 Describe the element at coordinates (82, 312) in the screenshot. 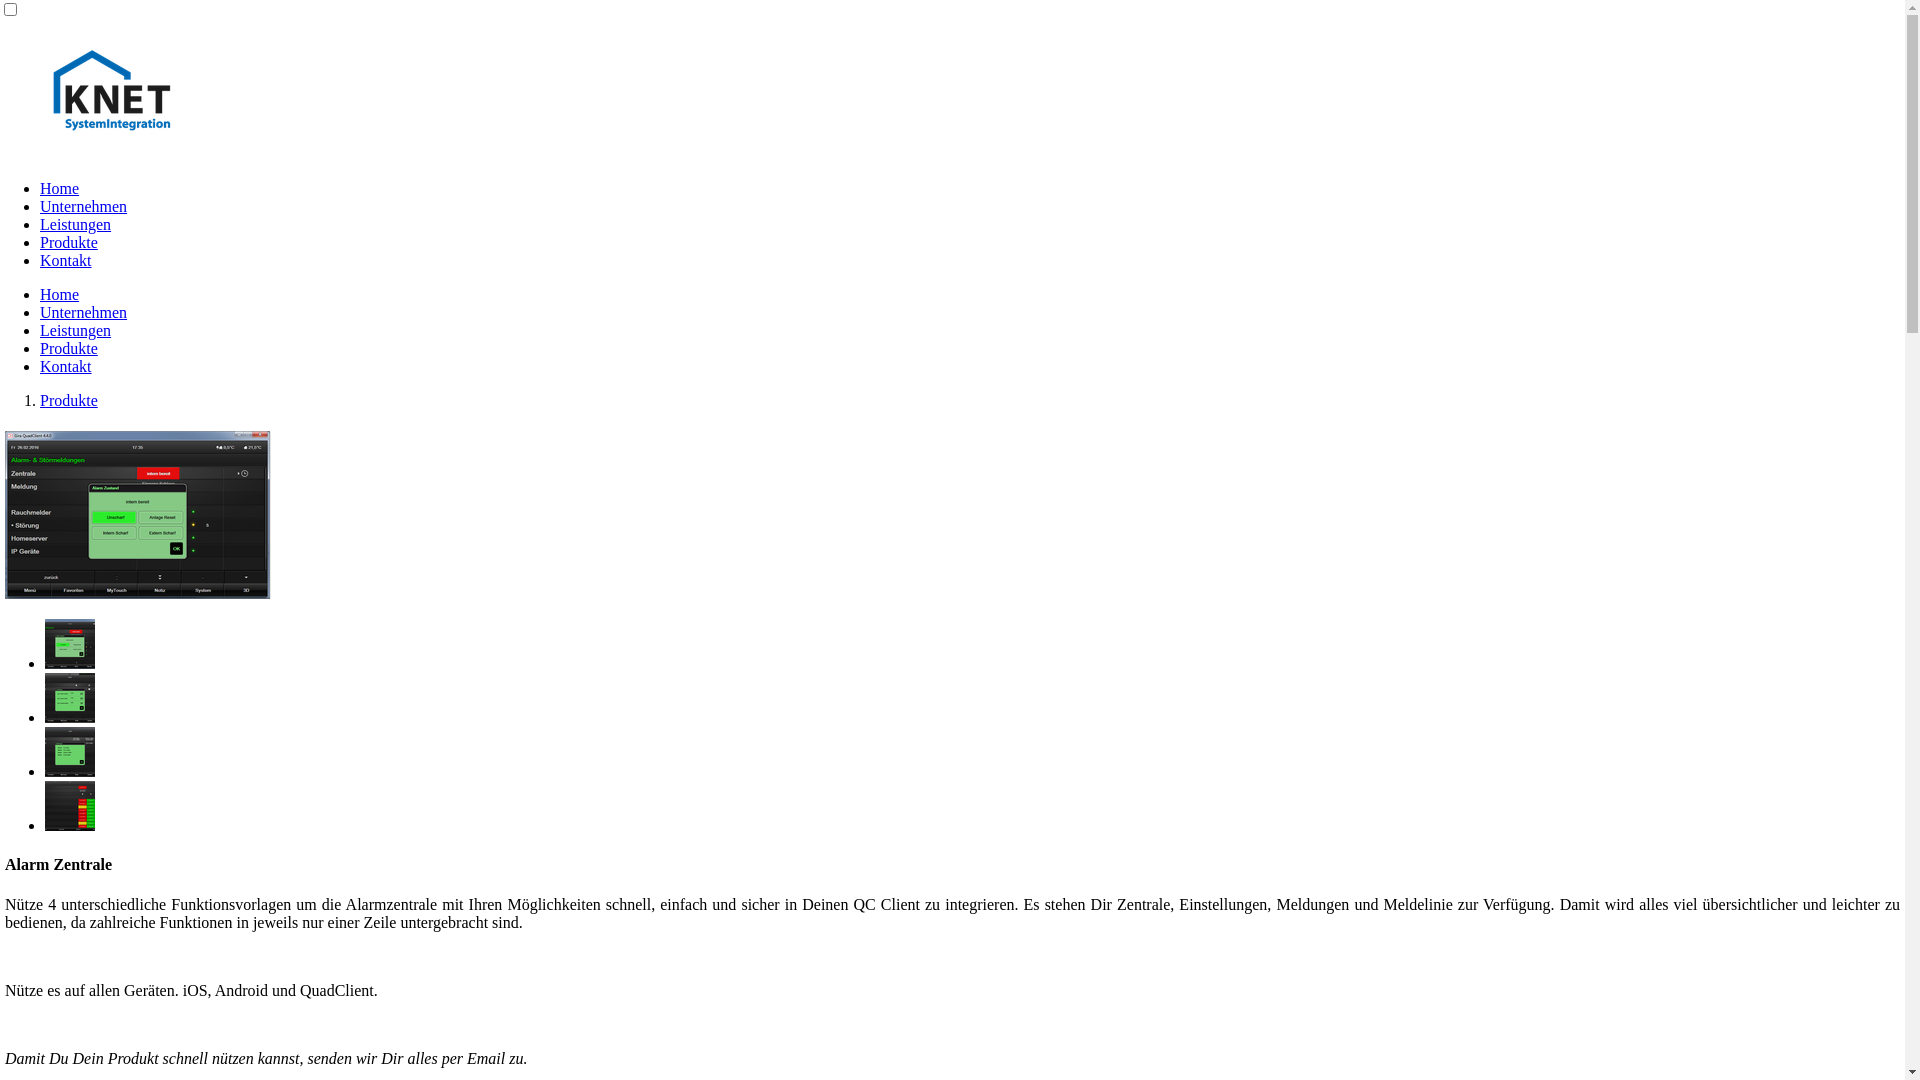

I see `'Unternehmen'` at that location.